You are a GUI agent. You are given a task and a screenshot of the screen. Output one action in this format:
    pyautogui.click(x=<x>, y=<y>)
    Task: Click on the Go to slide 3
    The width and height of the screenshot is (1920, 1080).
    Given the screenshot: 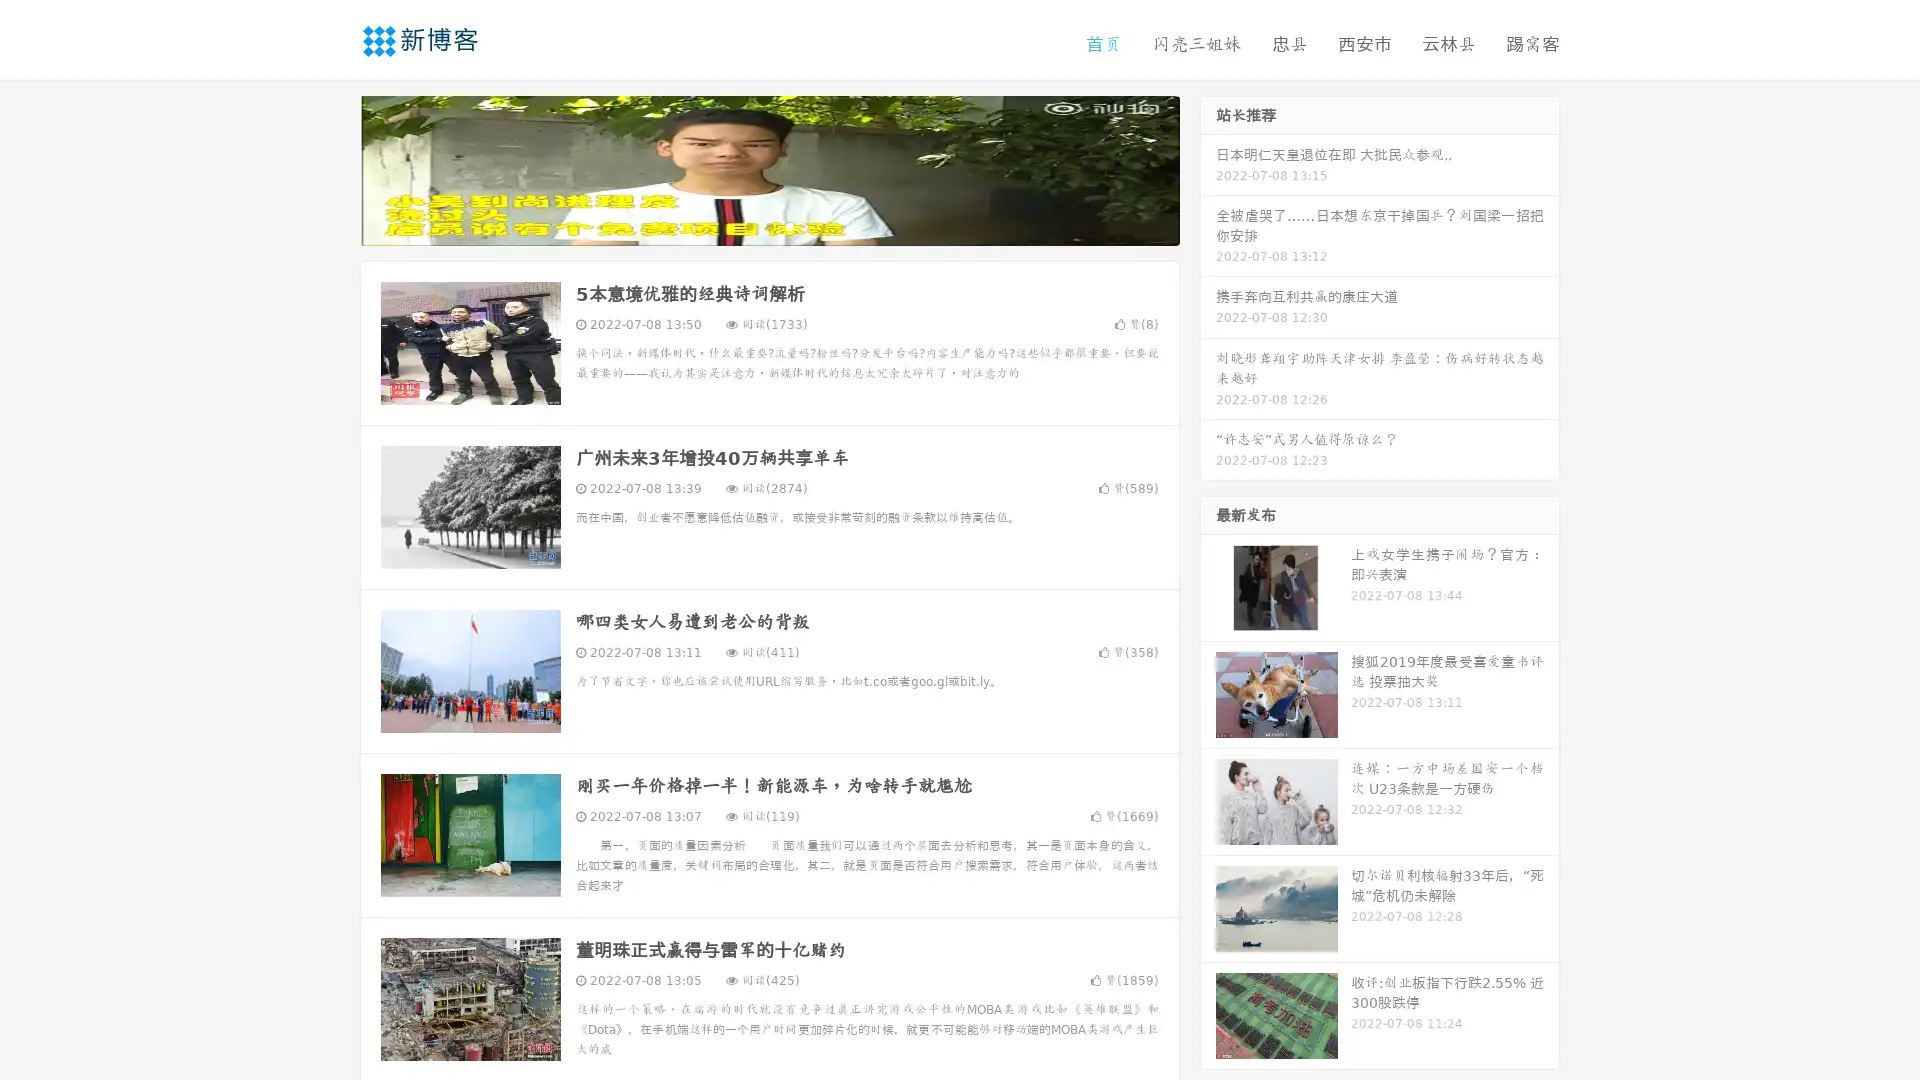 What is the action you would take?
    pyautogui.click(x=789, y=225)
    